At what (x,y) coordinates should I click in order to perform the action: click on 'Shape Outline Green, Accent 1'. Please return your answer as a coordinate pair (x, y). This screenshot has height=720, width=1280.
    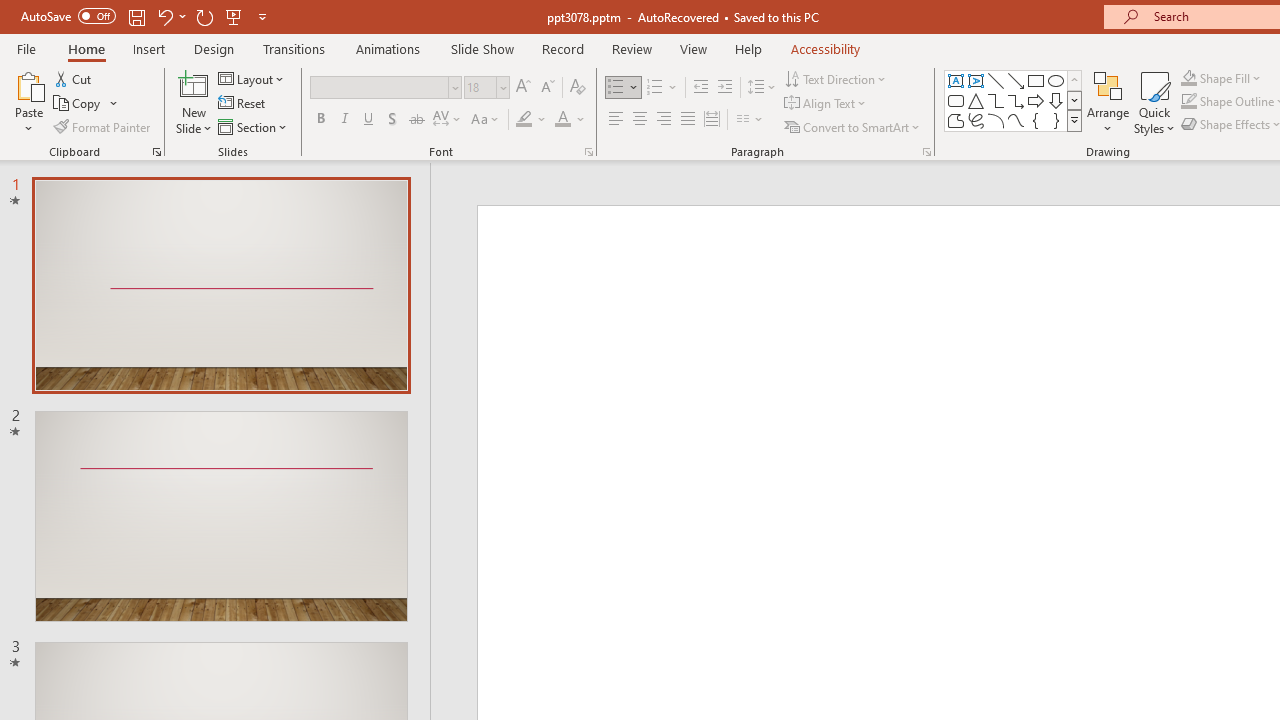
    Looking at the image, I should click on (1189, 101).